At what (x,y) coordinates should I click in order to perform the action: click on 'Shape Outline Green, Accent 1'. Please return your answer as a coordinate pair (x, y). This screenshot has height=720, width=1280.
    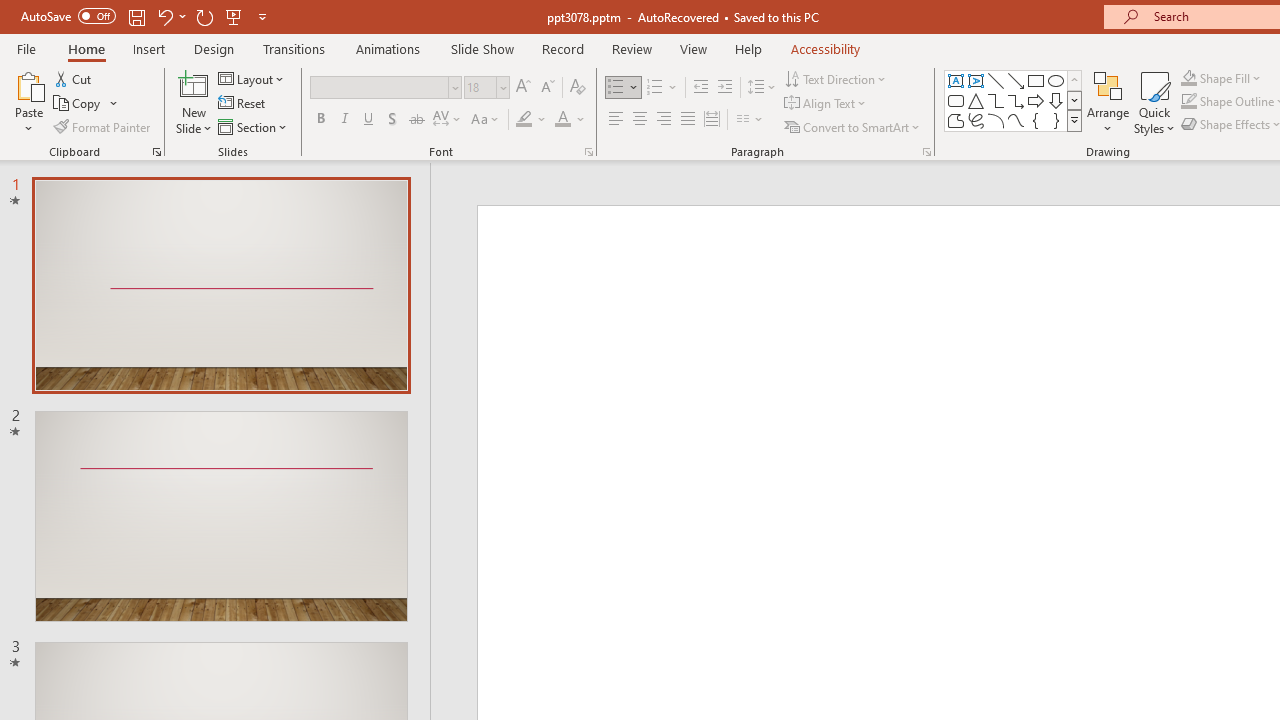
    Looking at the image, I should click on (1189, 101).